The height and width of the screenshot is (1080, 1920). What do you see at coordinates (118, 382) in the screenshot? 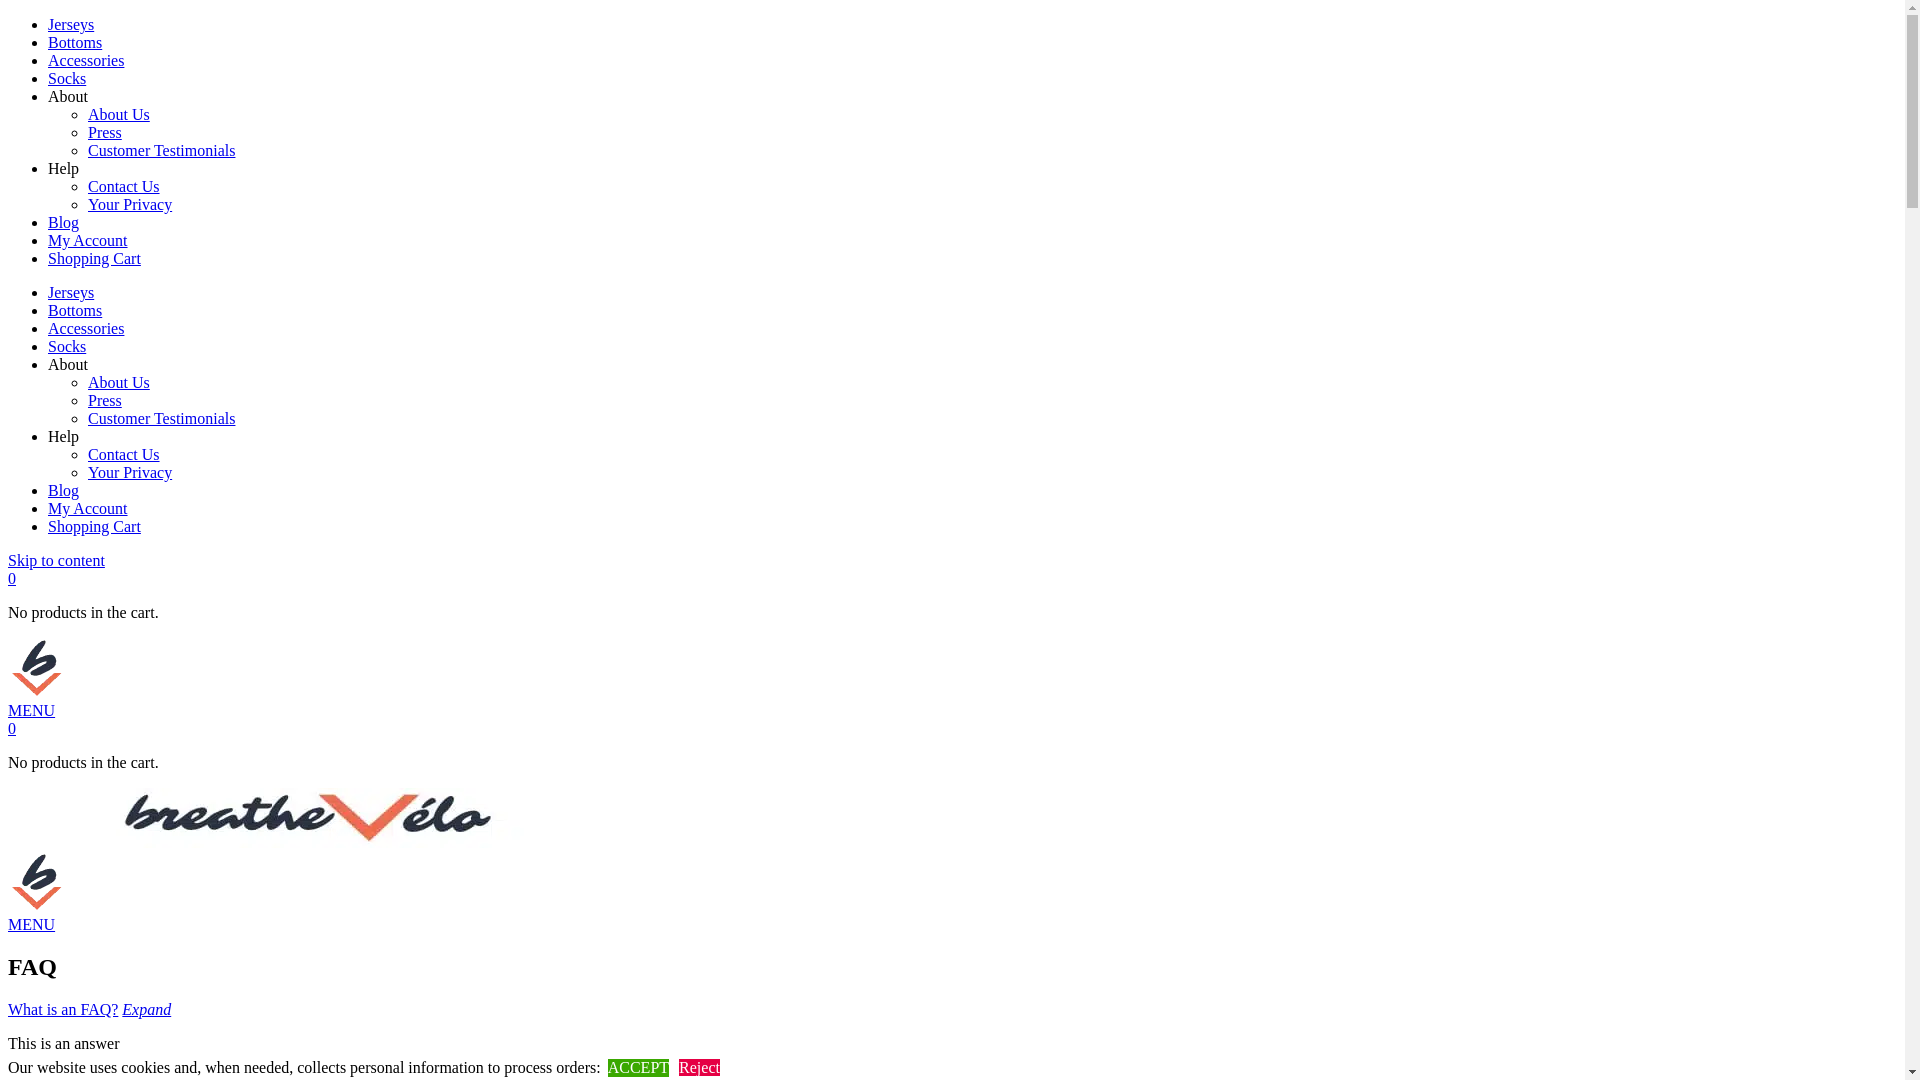
I see `'About Us'` at bounding box center [118, 382].